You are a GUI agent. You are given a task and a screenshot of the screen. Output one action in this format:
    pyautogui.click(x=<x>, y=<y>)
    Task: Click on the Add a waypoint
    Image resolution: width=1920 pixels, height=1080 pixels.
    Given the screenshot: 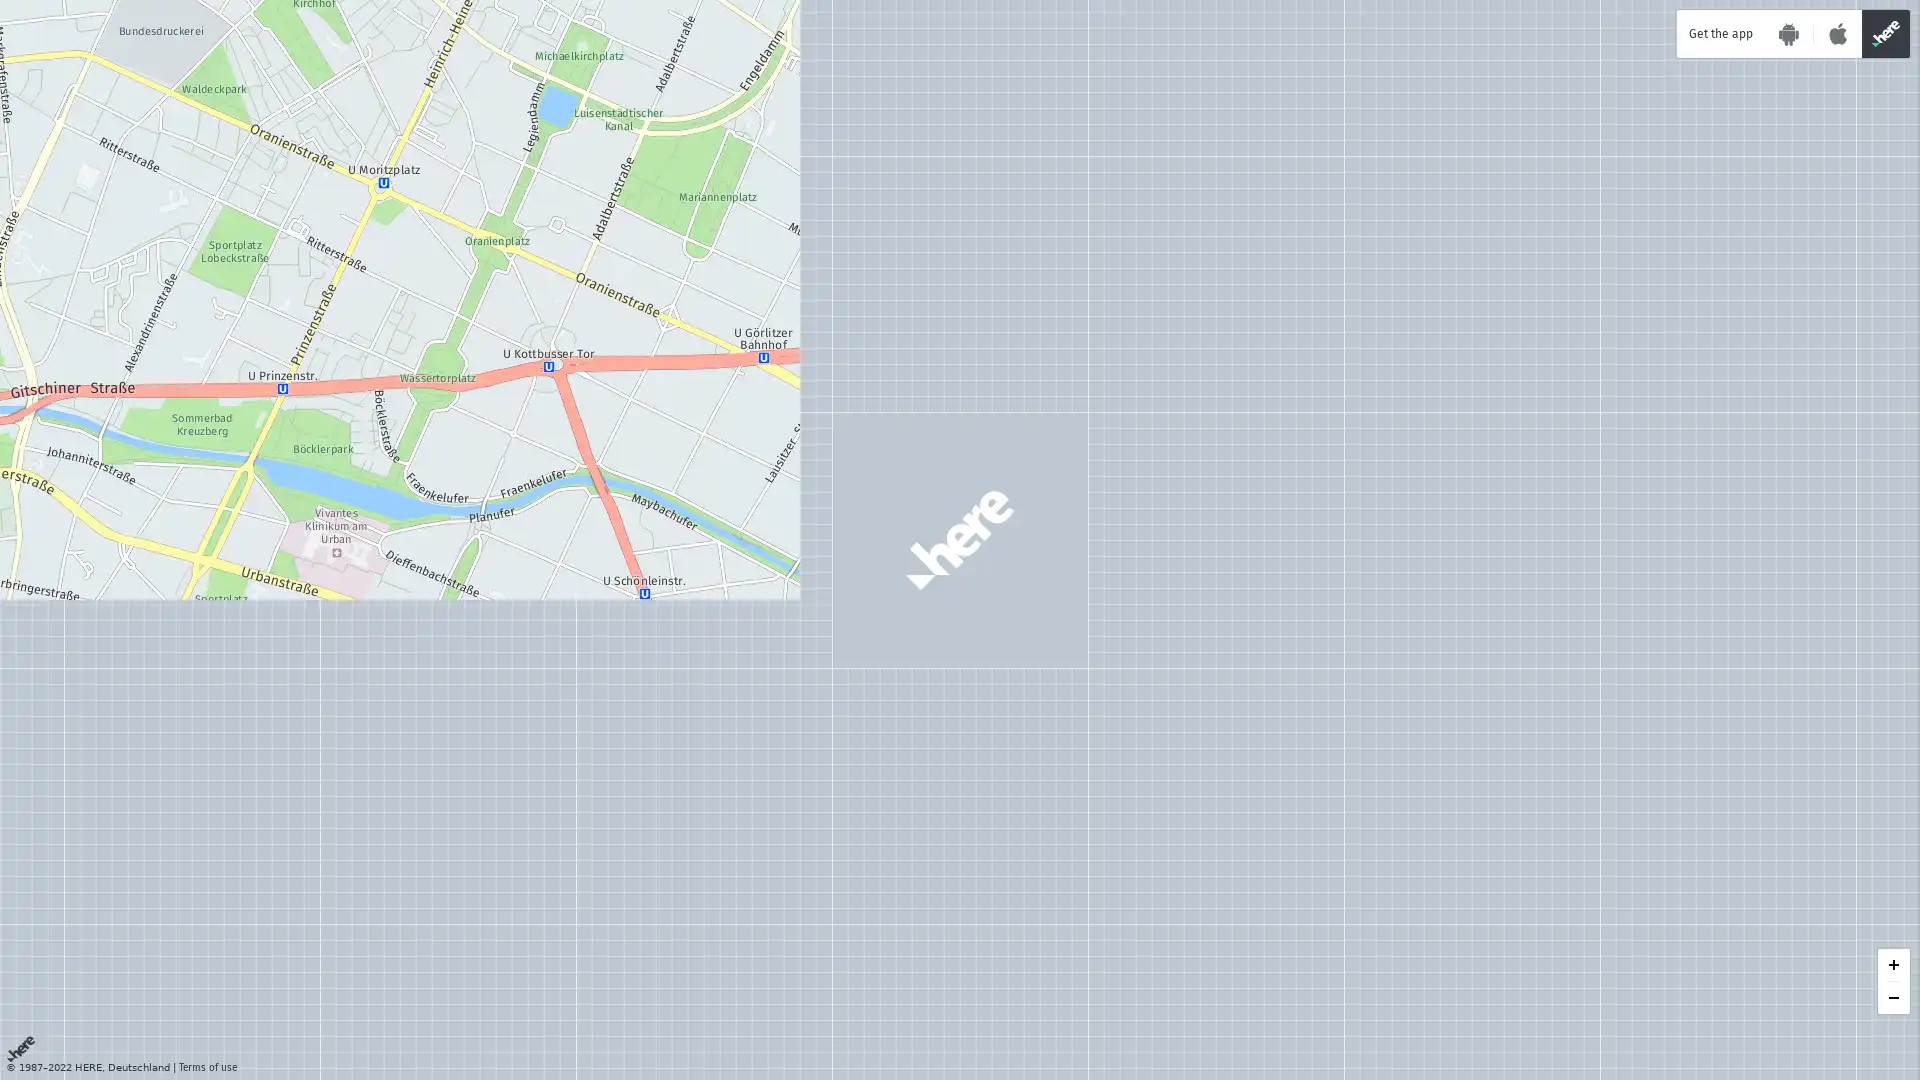 What is the action you would take?
    pyautogui.click(x=81, y=56)
    